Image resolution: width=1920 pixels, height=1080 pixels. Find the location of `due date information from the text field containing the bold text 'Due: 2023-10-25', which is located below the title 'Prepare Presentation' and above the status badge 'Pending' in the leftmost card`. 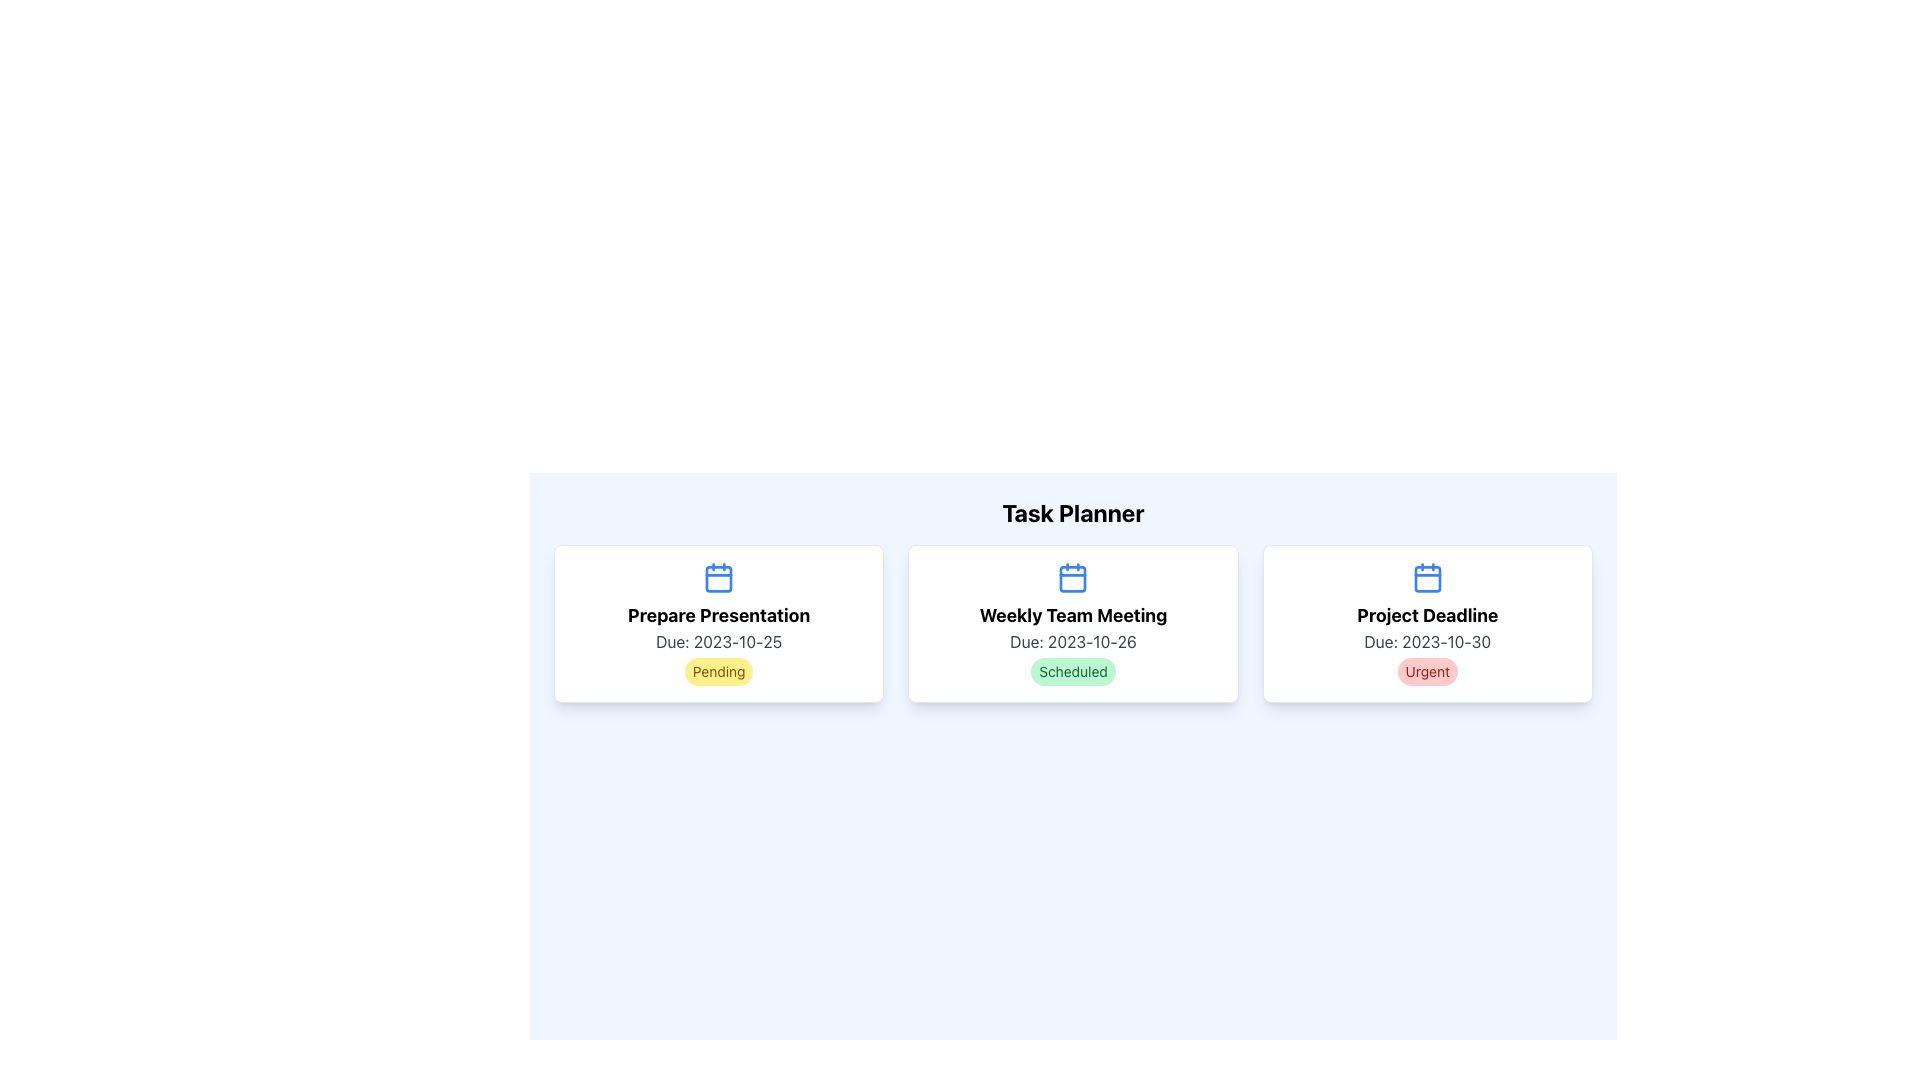

due date information from the text field containing the bold text 'Due: 2023-10-25', which is located below the title 'Prepare Presentation' and above the status badge 'Pending' in the leftmost card is located at coordinates (719, 641).